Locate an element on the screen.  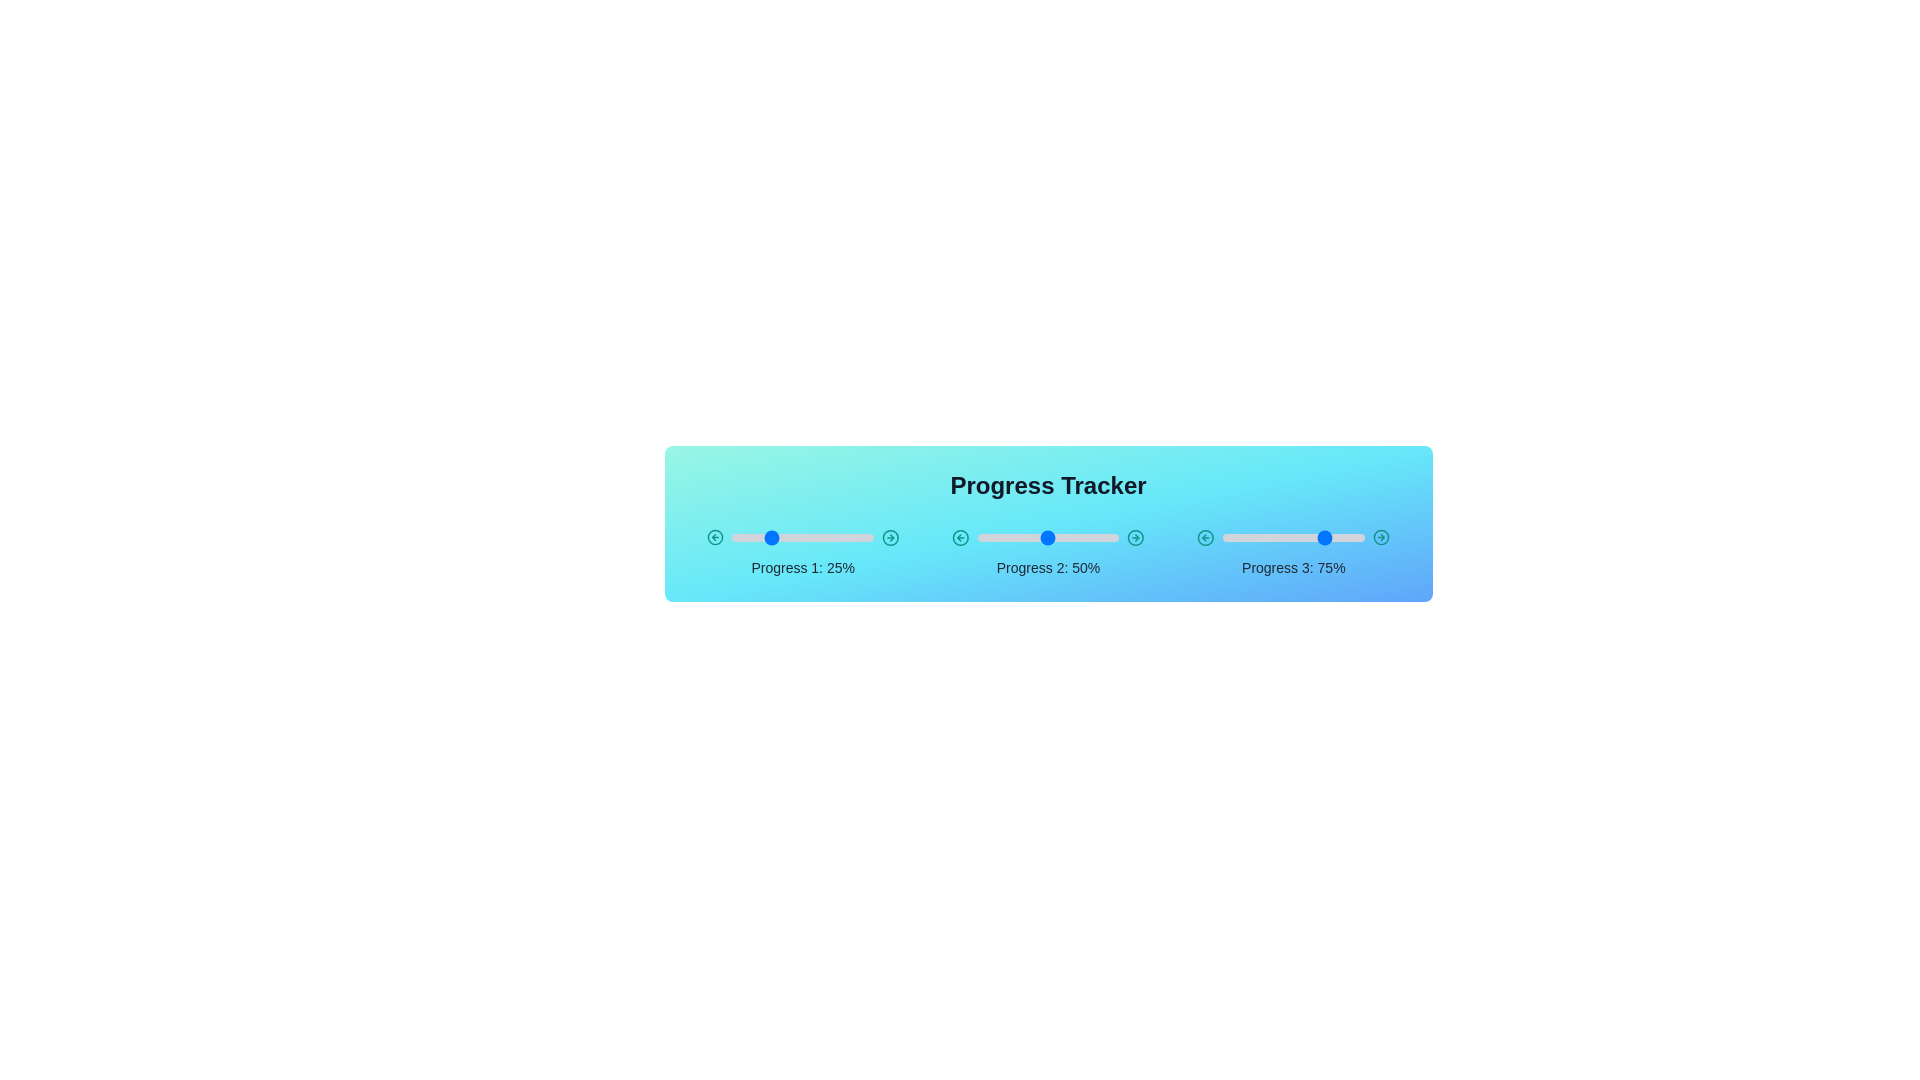
the right arrow of the slider for Progress 2 is located at coordinates (1136, 536).